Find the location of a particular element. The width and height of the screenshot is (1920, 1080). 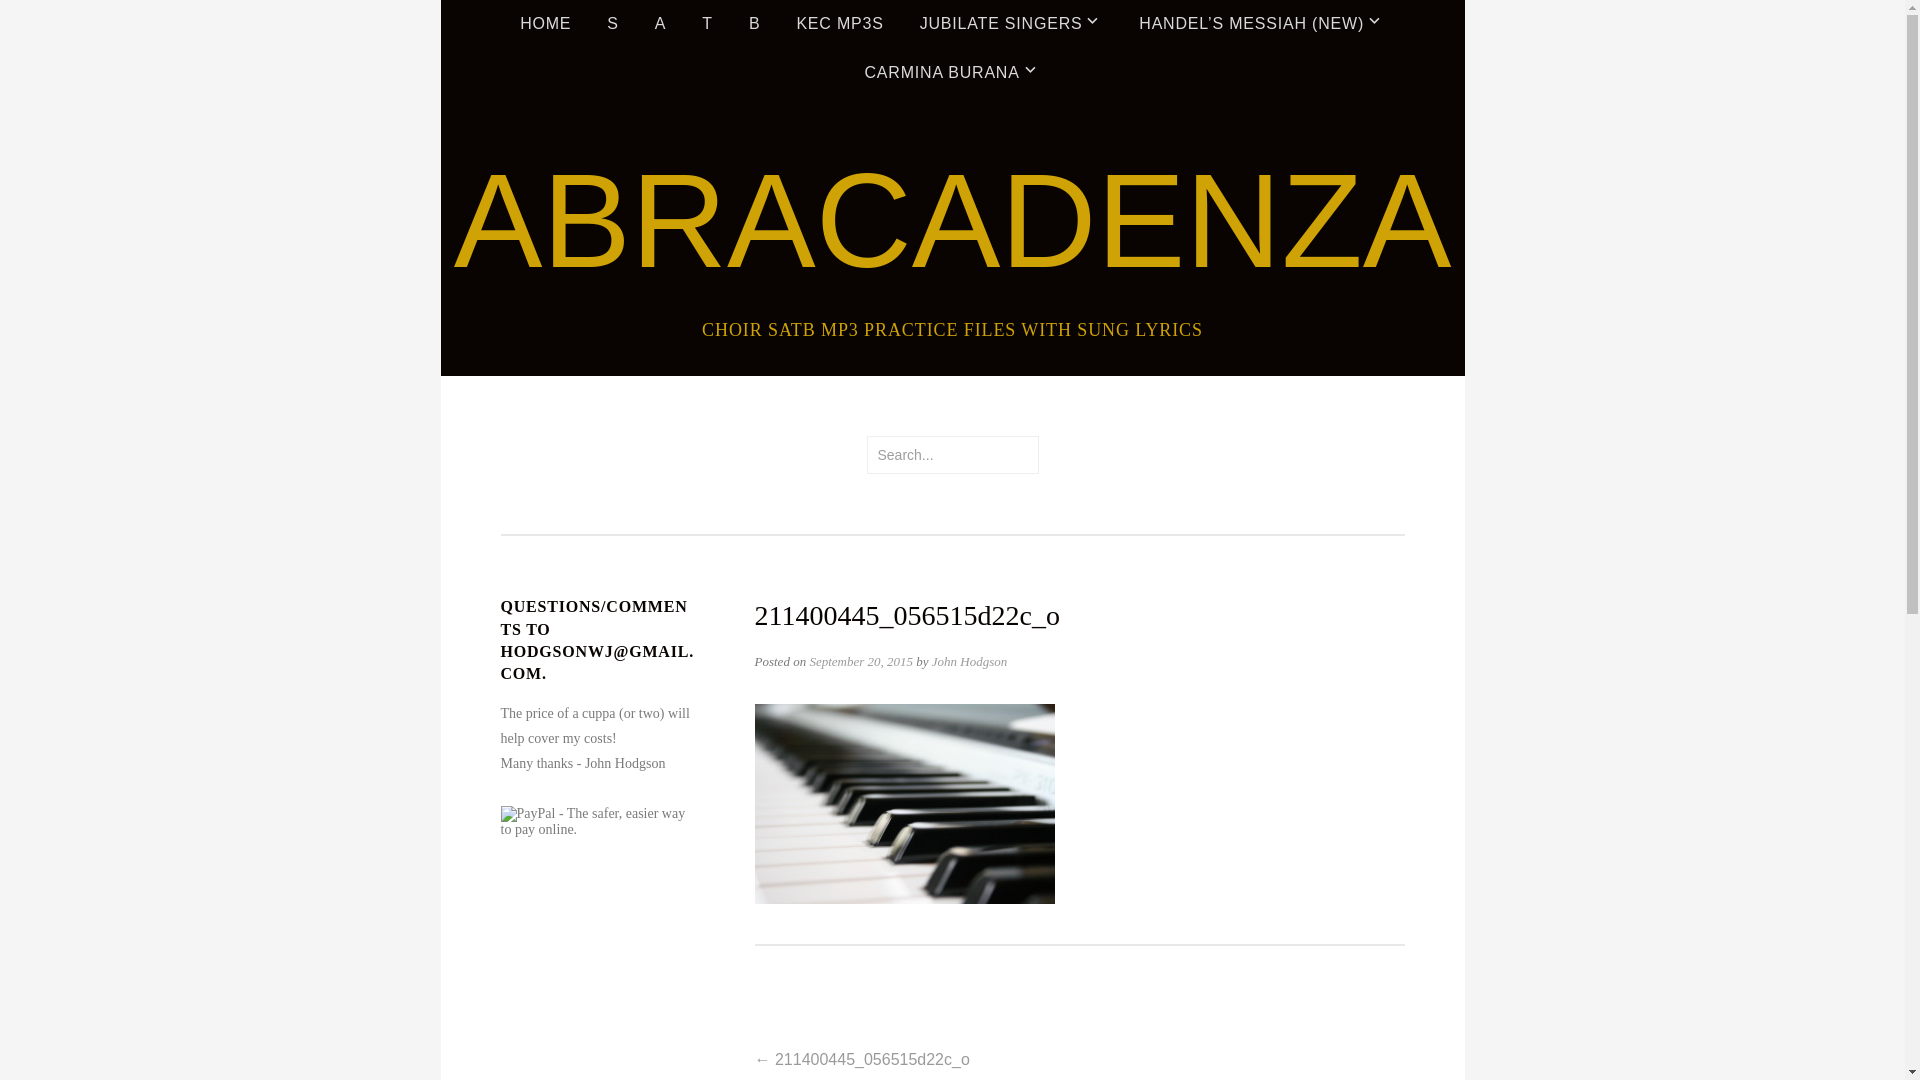

'CARMINA BURANA' is located at coordinates (950, 72).